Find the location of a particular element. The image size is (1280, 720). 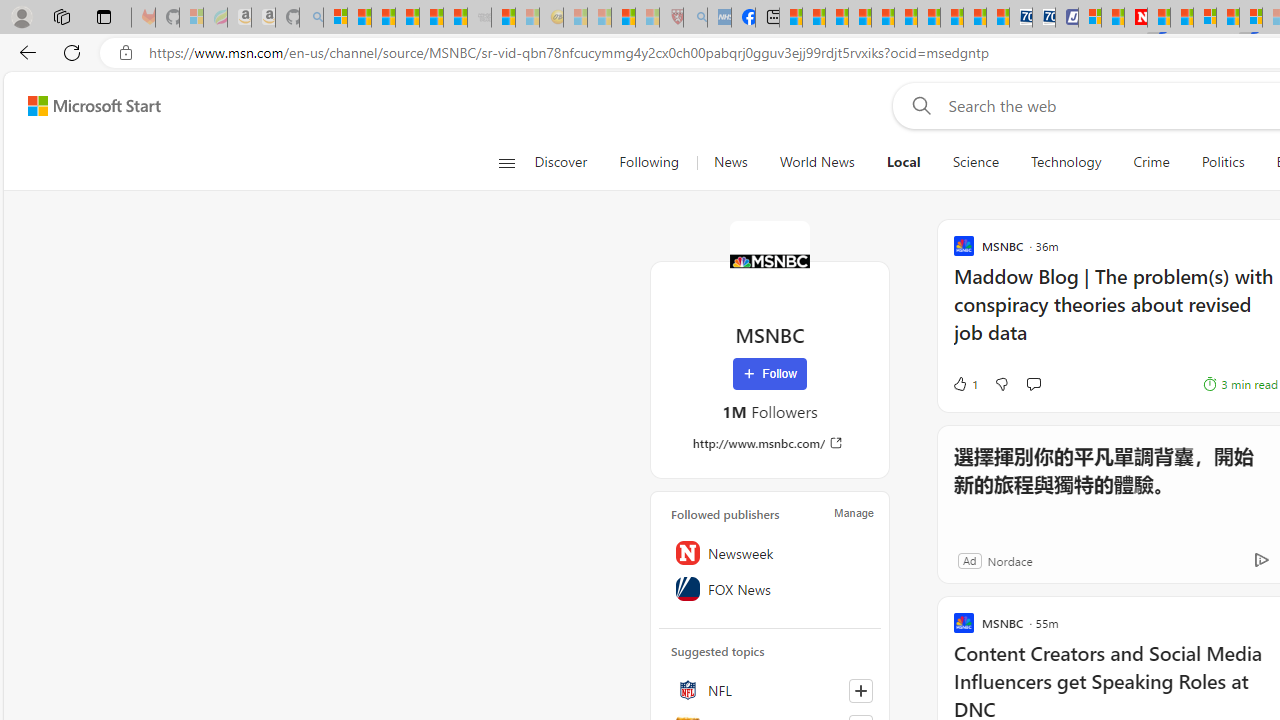

'Follow this topic' is located at coordinates (860, 689).